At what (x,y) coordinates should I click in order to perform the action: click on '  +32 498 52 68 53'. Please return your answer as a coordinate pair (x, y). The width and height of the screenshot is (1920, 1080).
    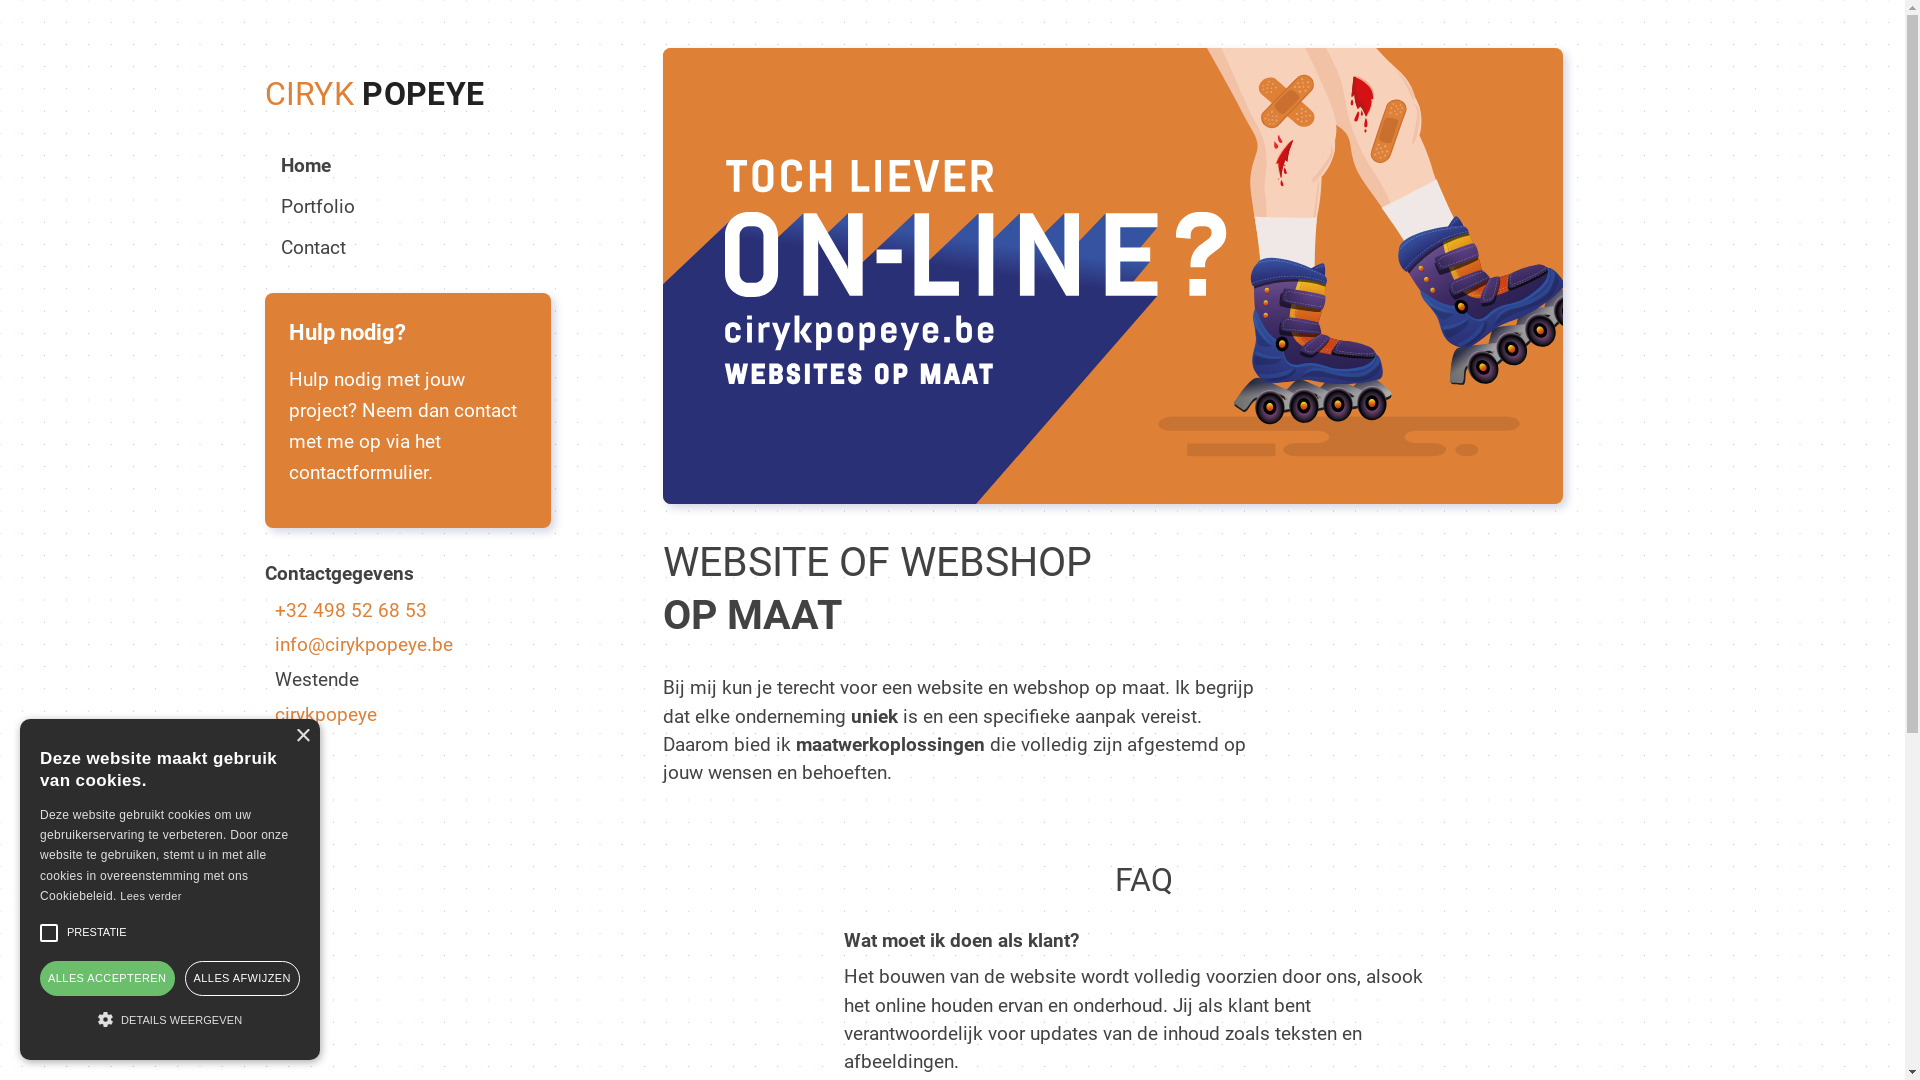
    Looking at the image, I should click on (406, 609).